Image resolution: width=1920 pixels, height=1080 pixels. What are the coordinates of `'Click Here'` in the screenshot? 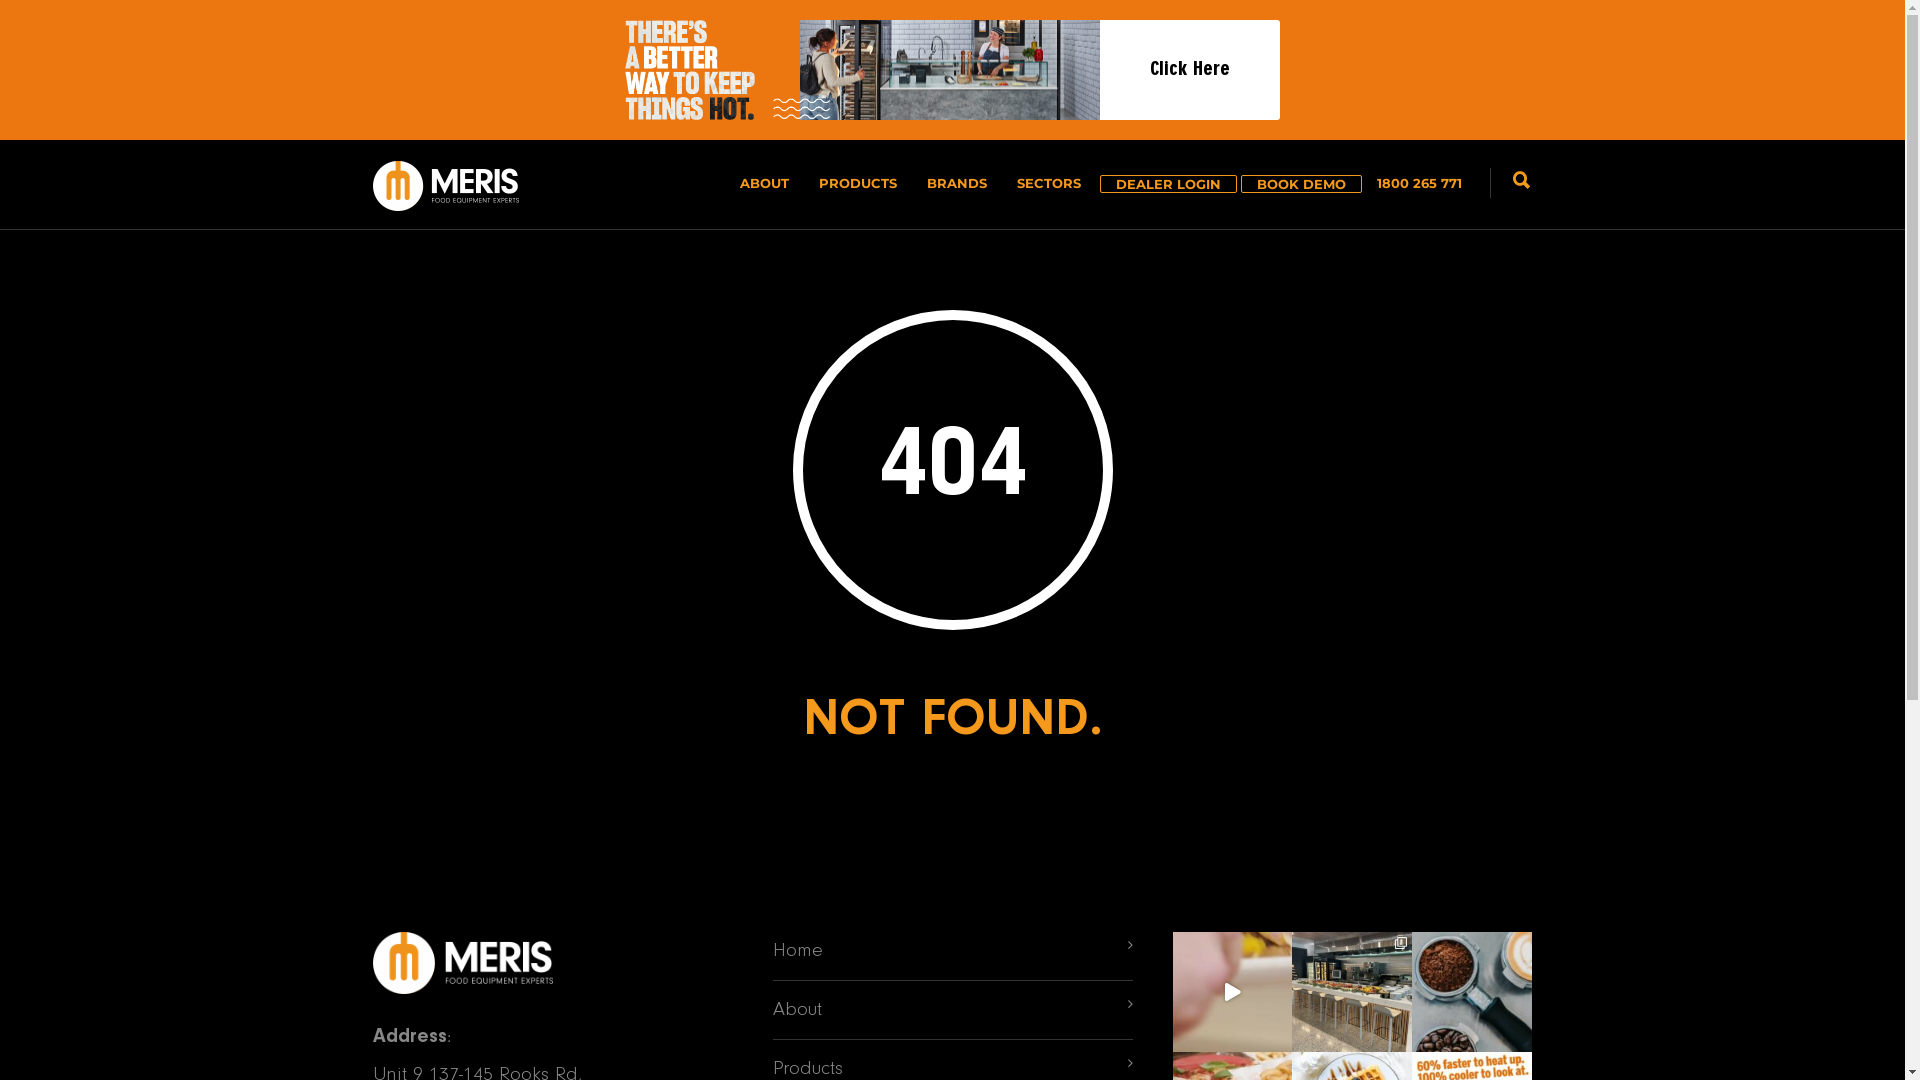 It's located at (951, 68).